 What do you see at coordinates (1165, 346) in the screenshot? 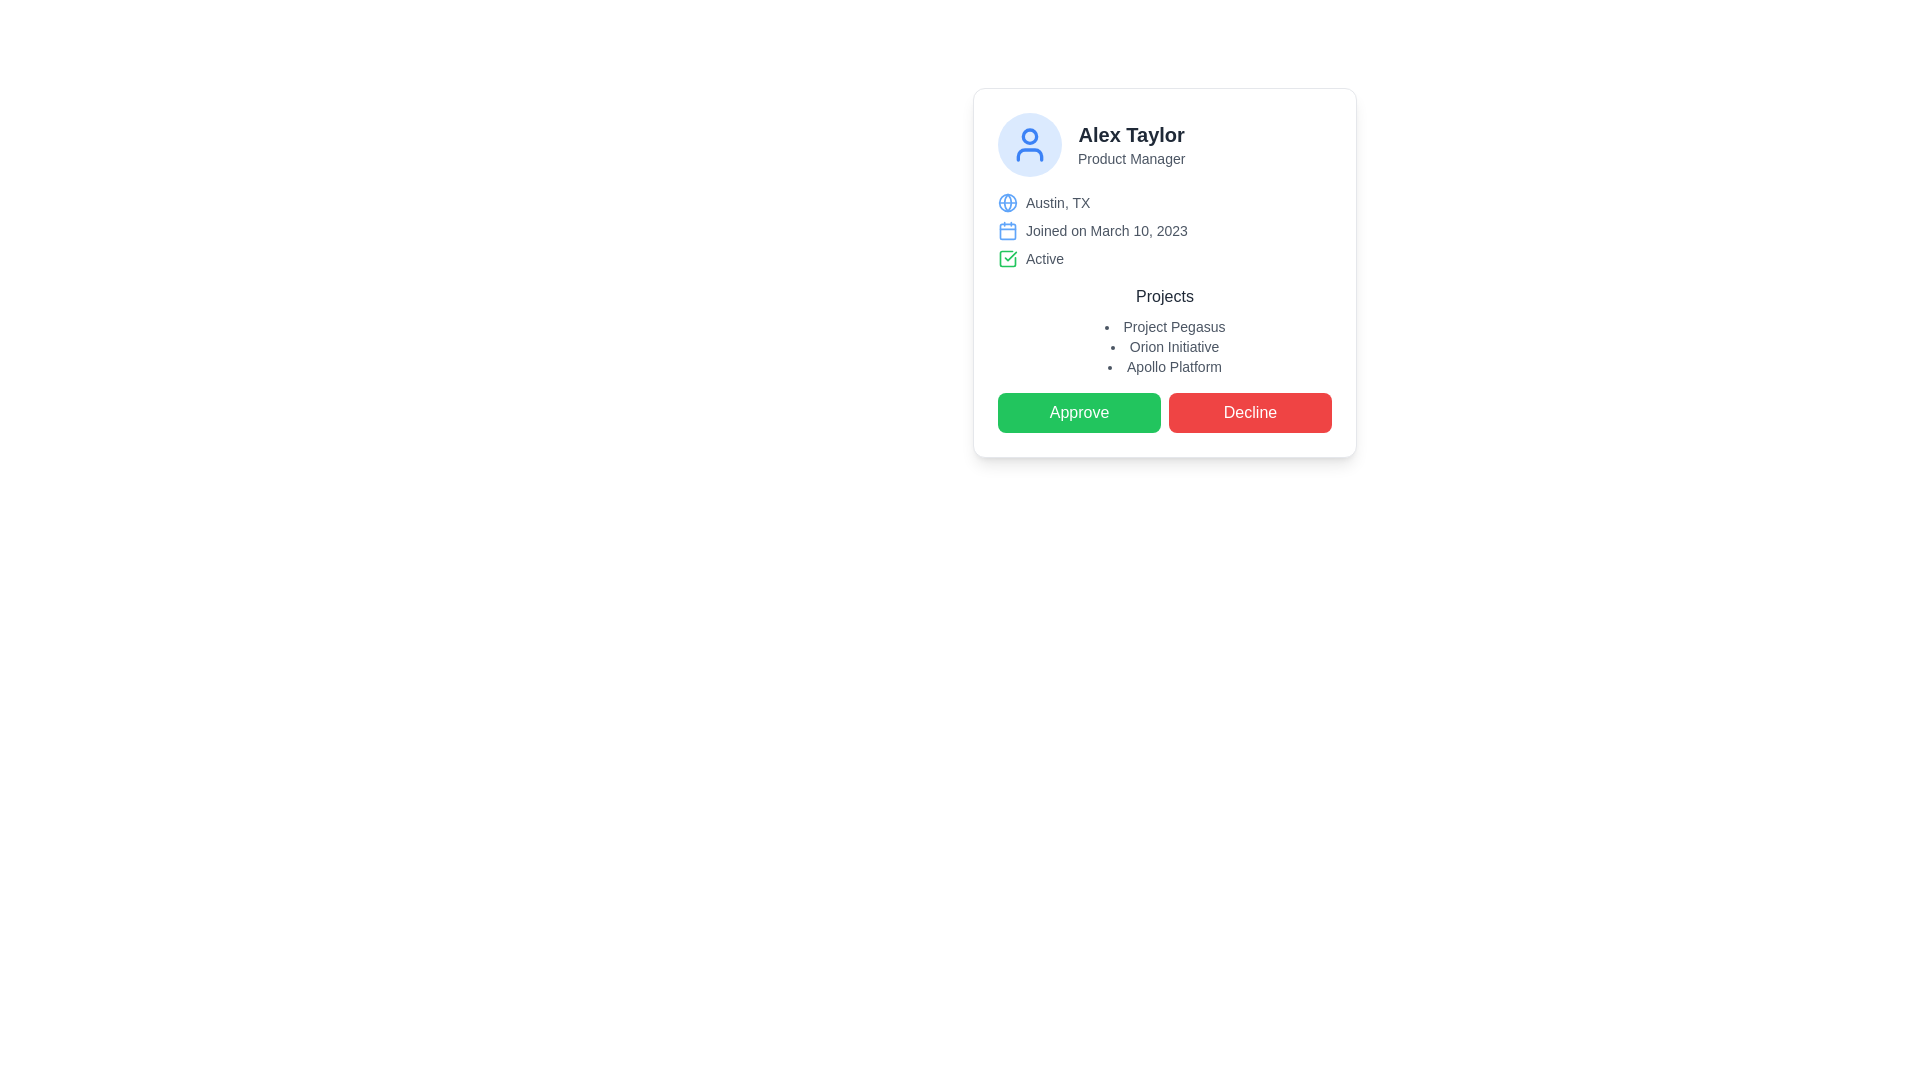
I see `information from the second bullet point labeled 'Orion Initiative' in the 'Projects' list, which is centrally aligned within the card interface` at bounding box center [1165, 346].